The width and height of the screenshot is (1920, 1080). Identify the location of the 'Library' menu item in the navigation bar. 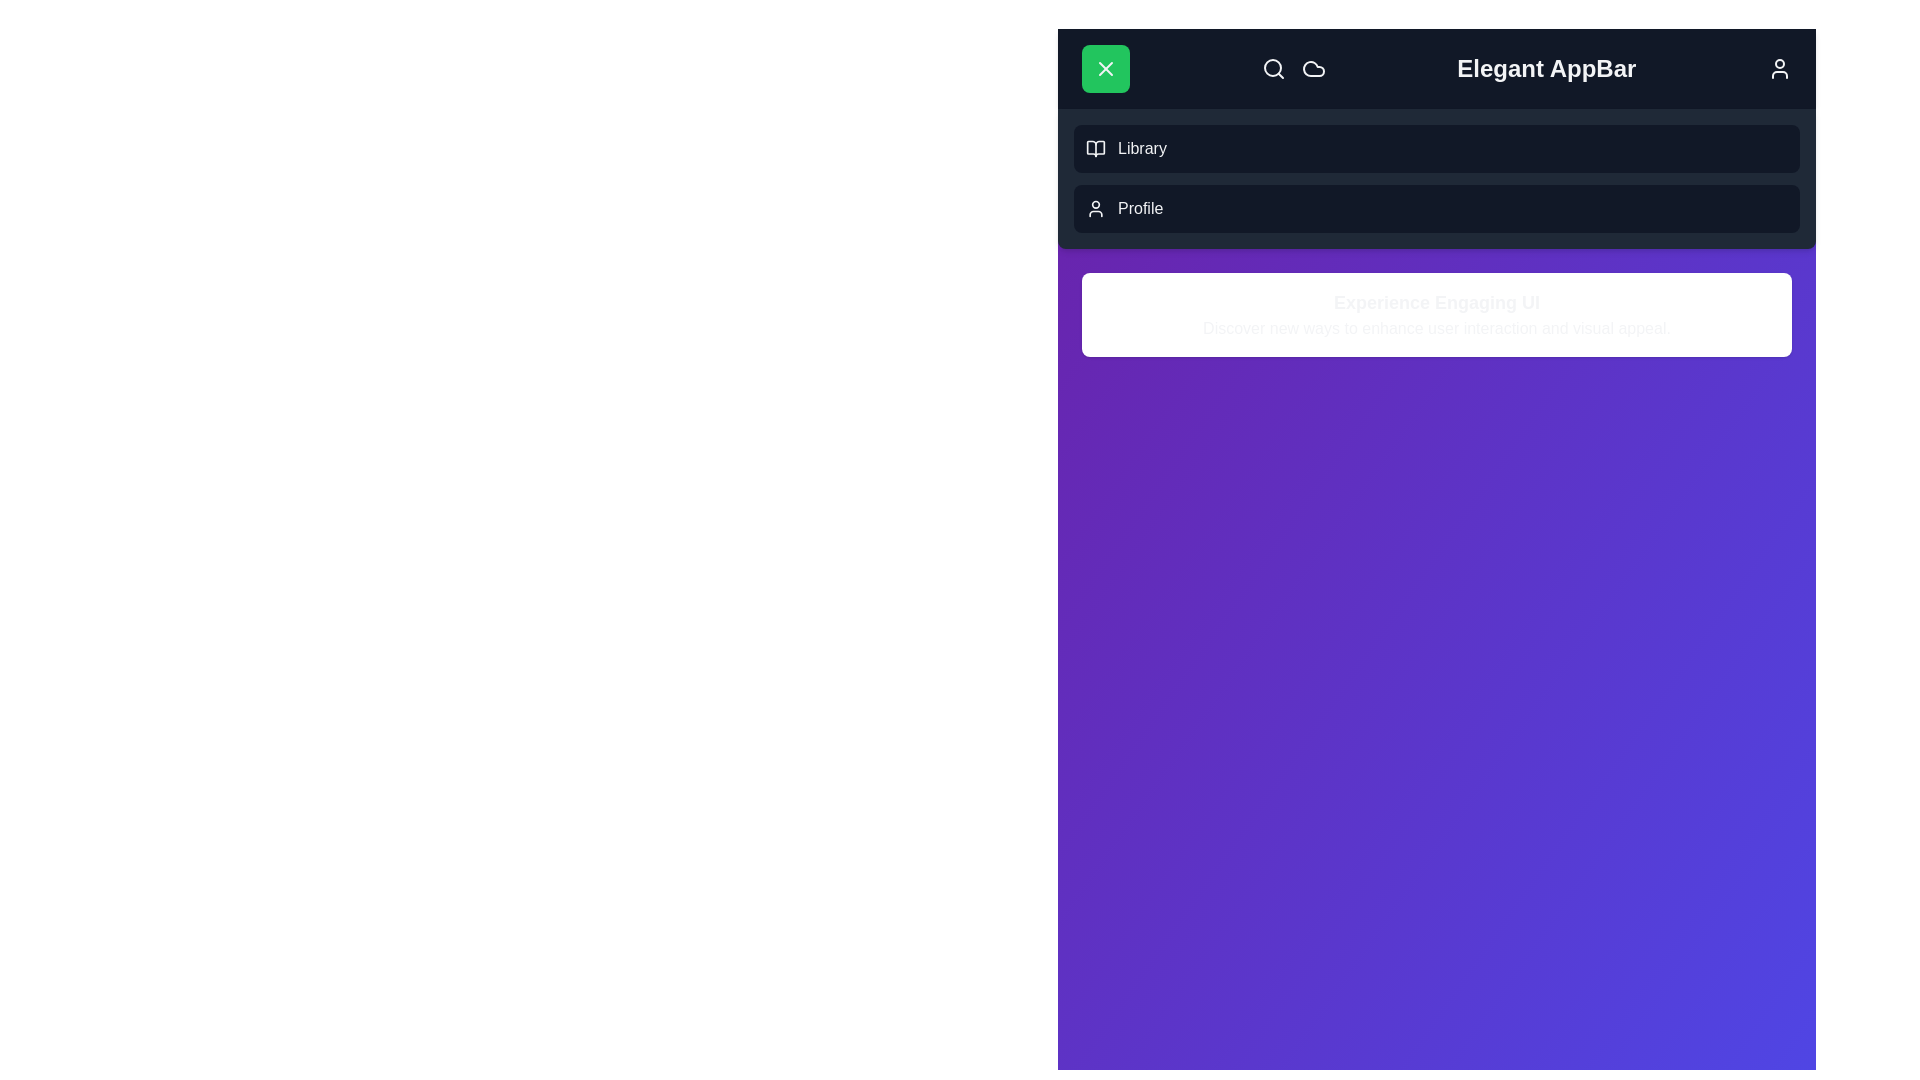
(1142, 148).